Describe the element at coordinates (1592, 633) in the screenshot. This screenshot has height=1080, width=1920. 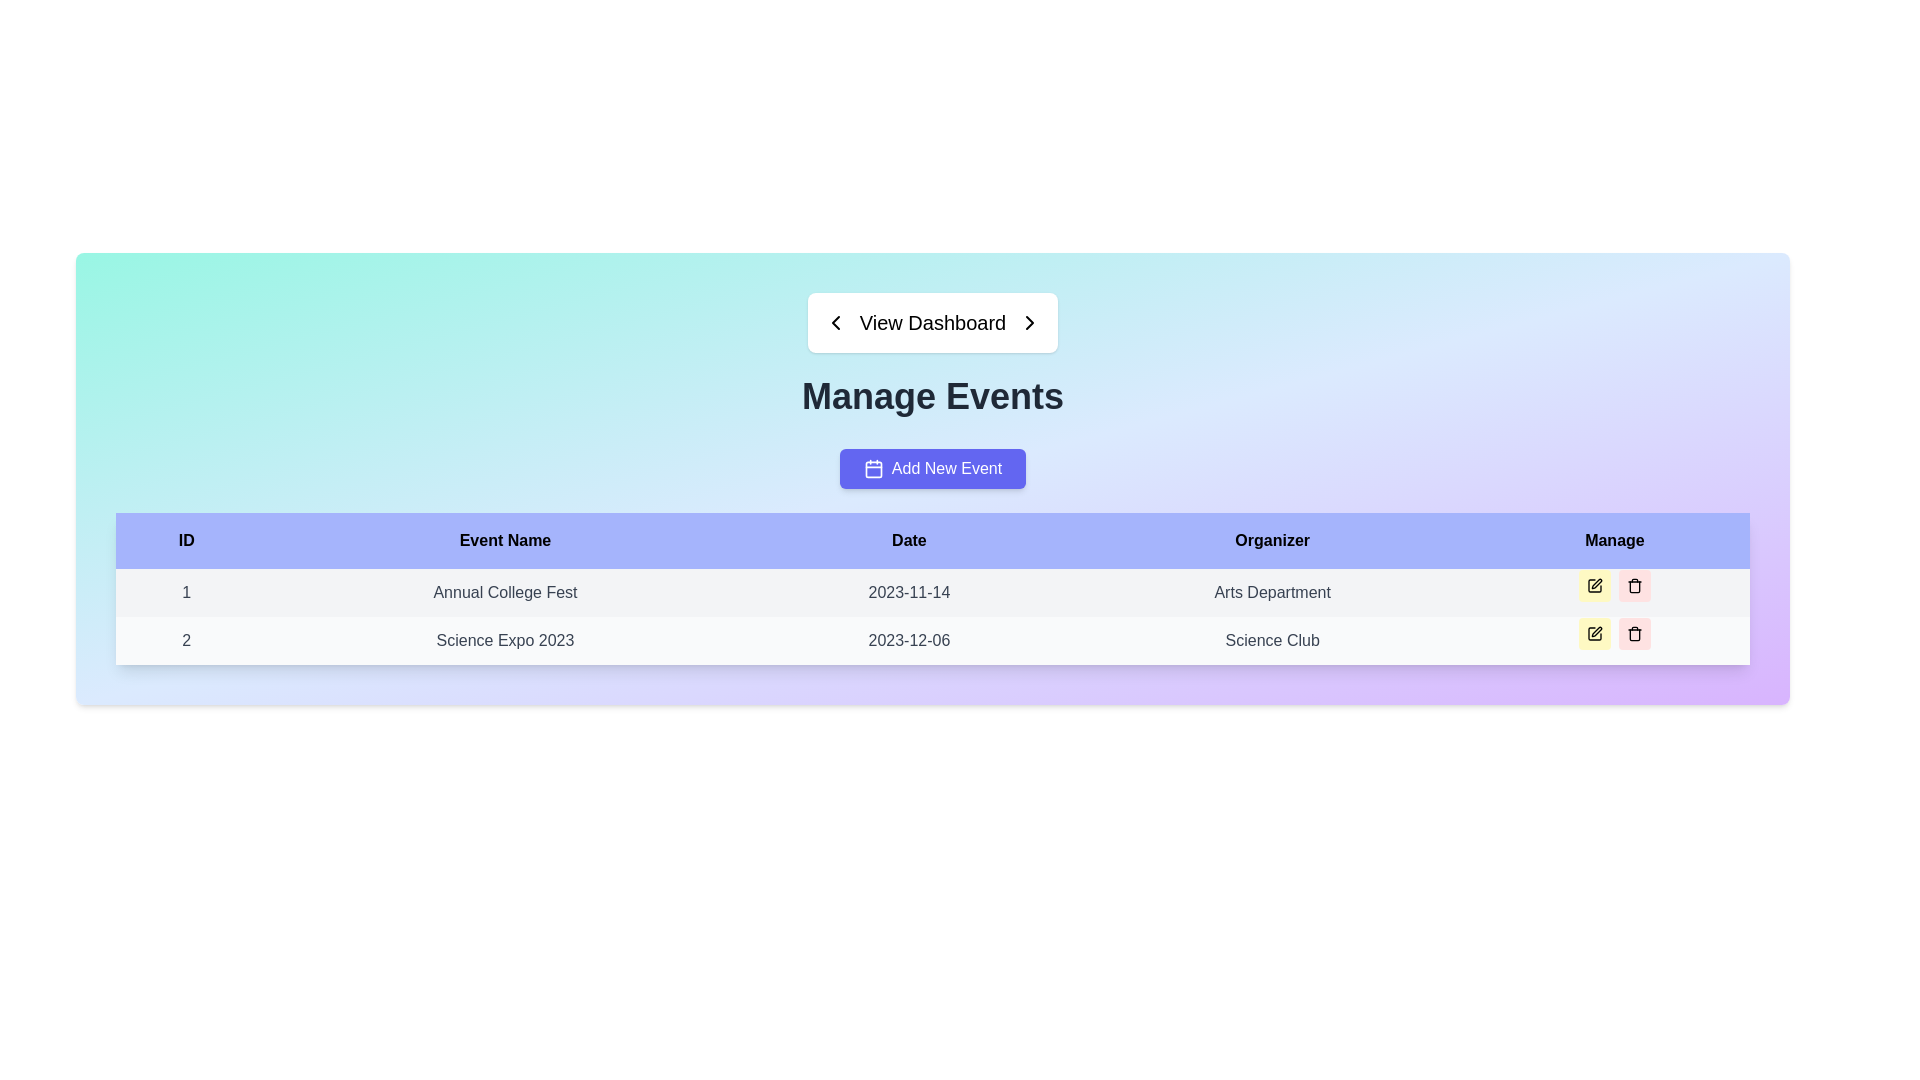
I see `the 'Edit' button` at that location.